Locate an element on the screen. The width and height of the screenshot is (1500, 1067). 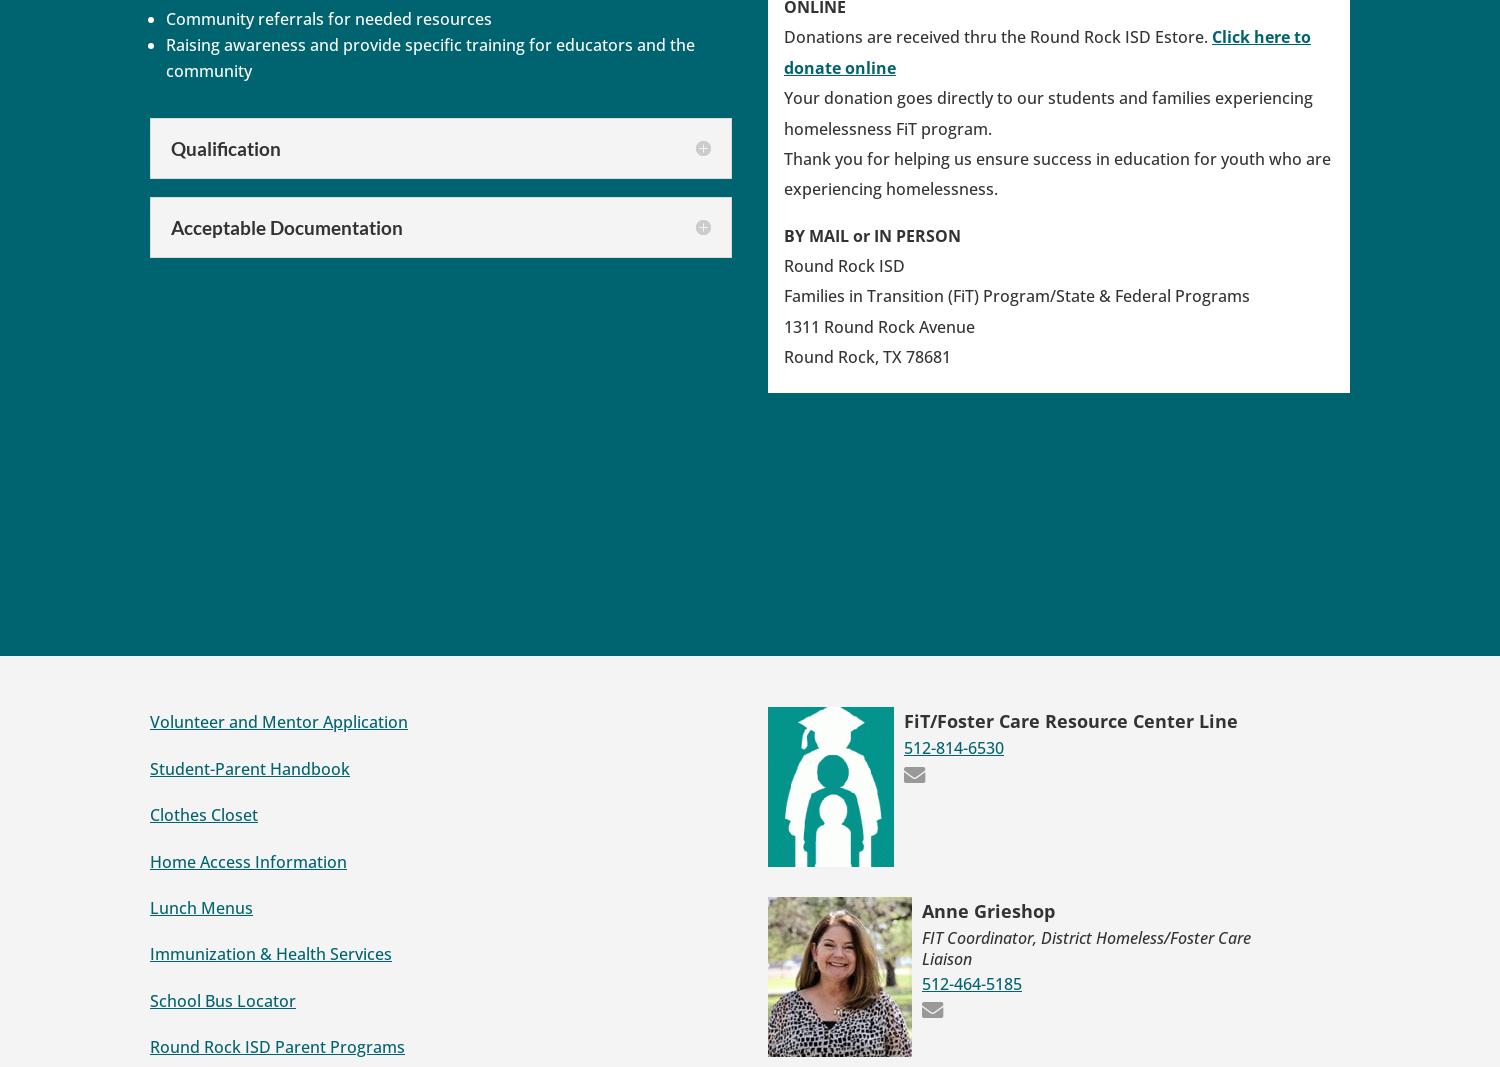
'Lunch Menus' is located at coordinates (150, 906).